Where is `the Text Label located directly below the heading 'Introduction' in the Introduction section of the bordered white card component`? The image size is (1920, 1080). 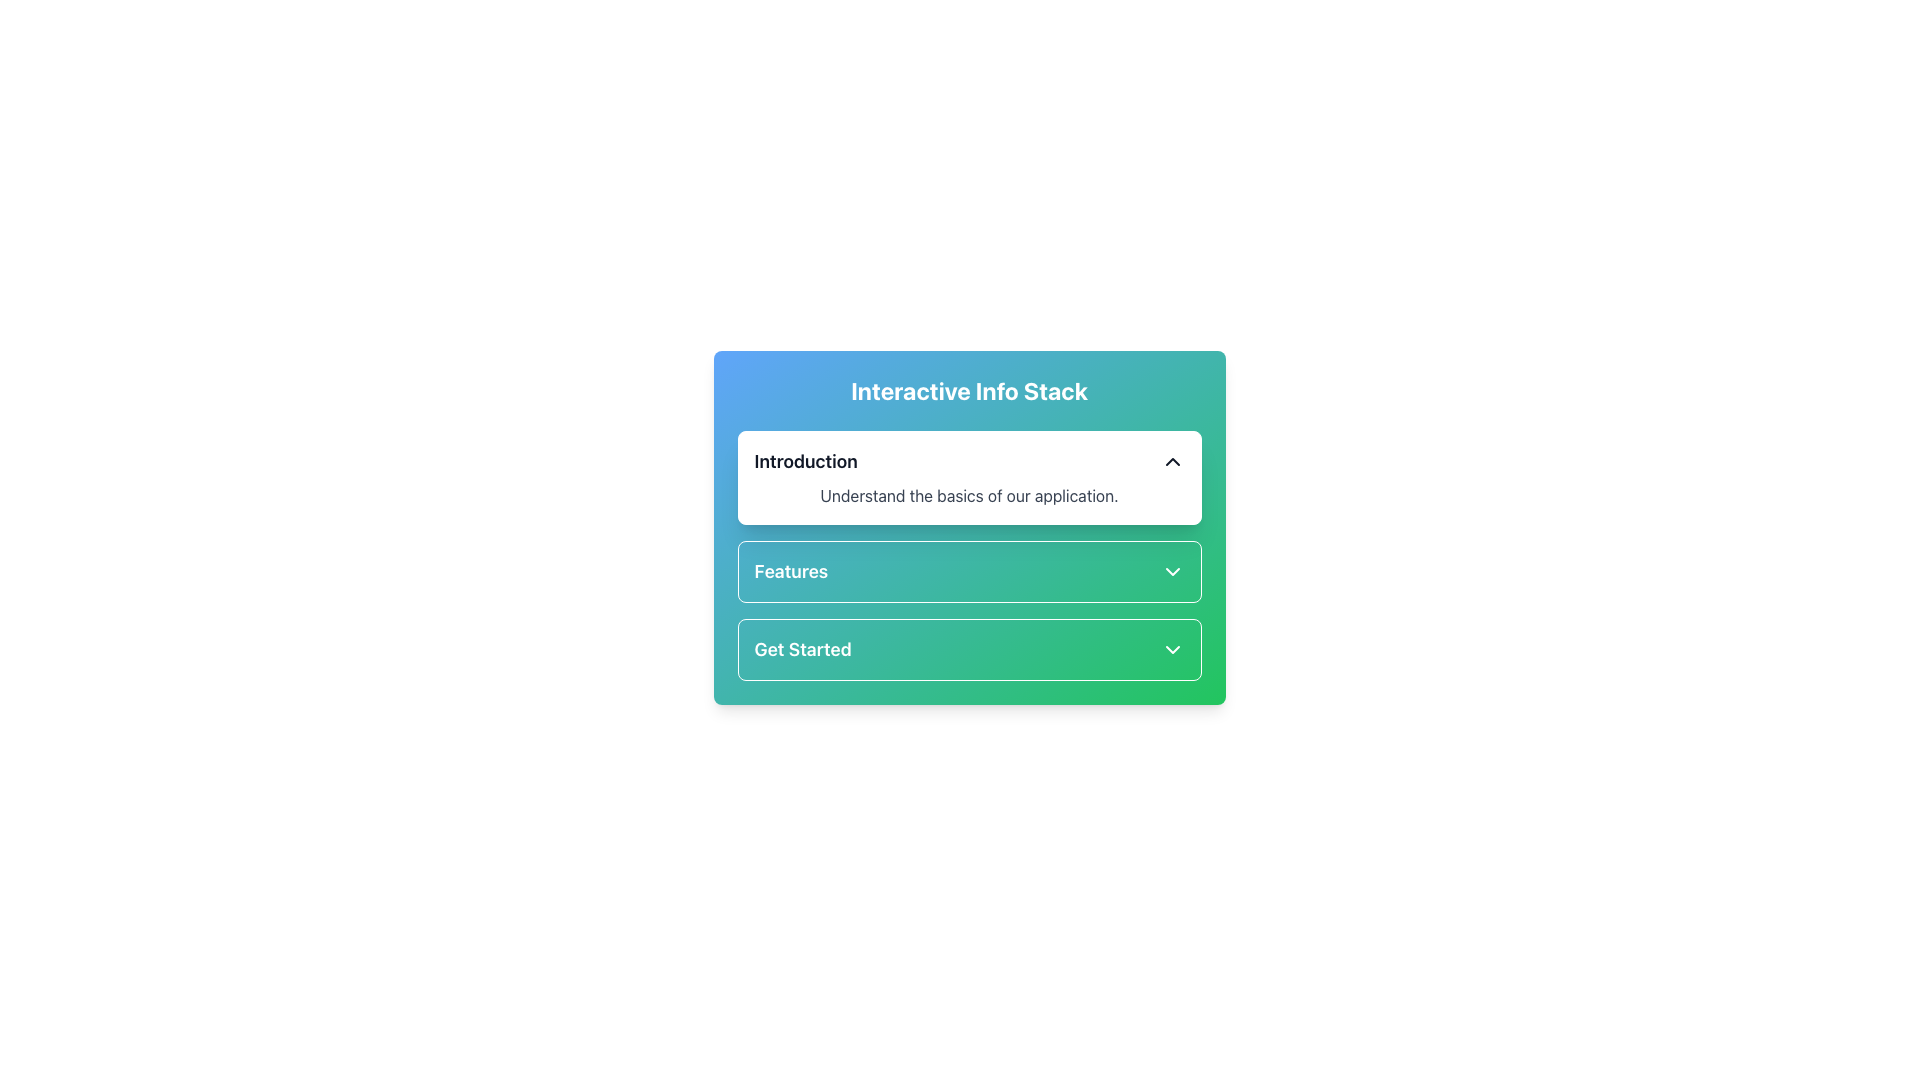
the Text Label located directly below the heading 'Introduction' in the Introduction section of the bordered white card component is located at coordinates (969, 495).